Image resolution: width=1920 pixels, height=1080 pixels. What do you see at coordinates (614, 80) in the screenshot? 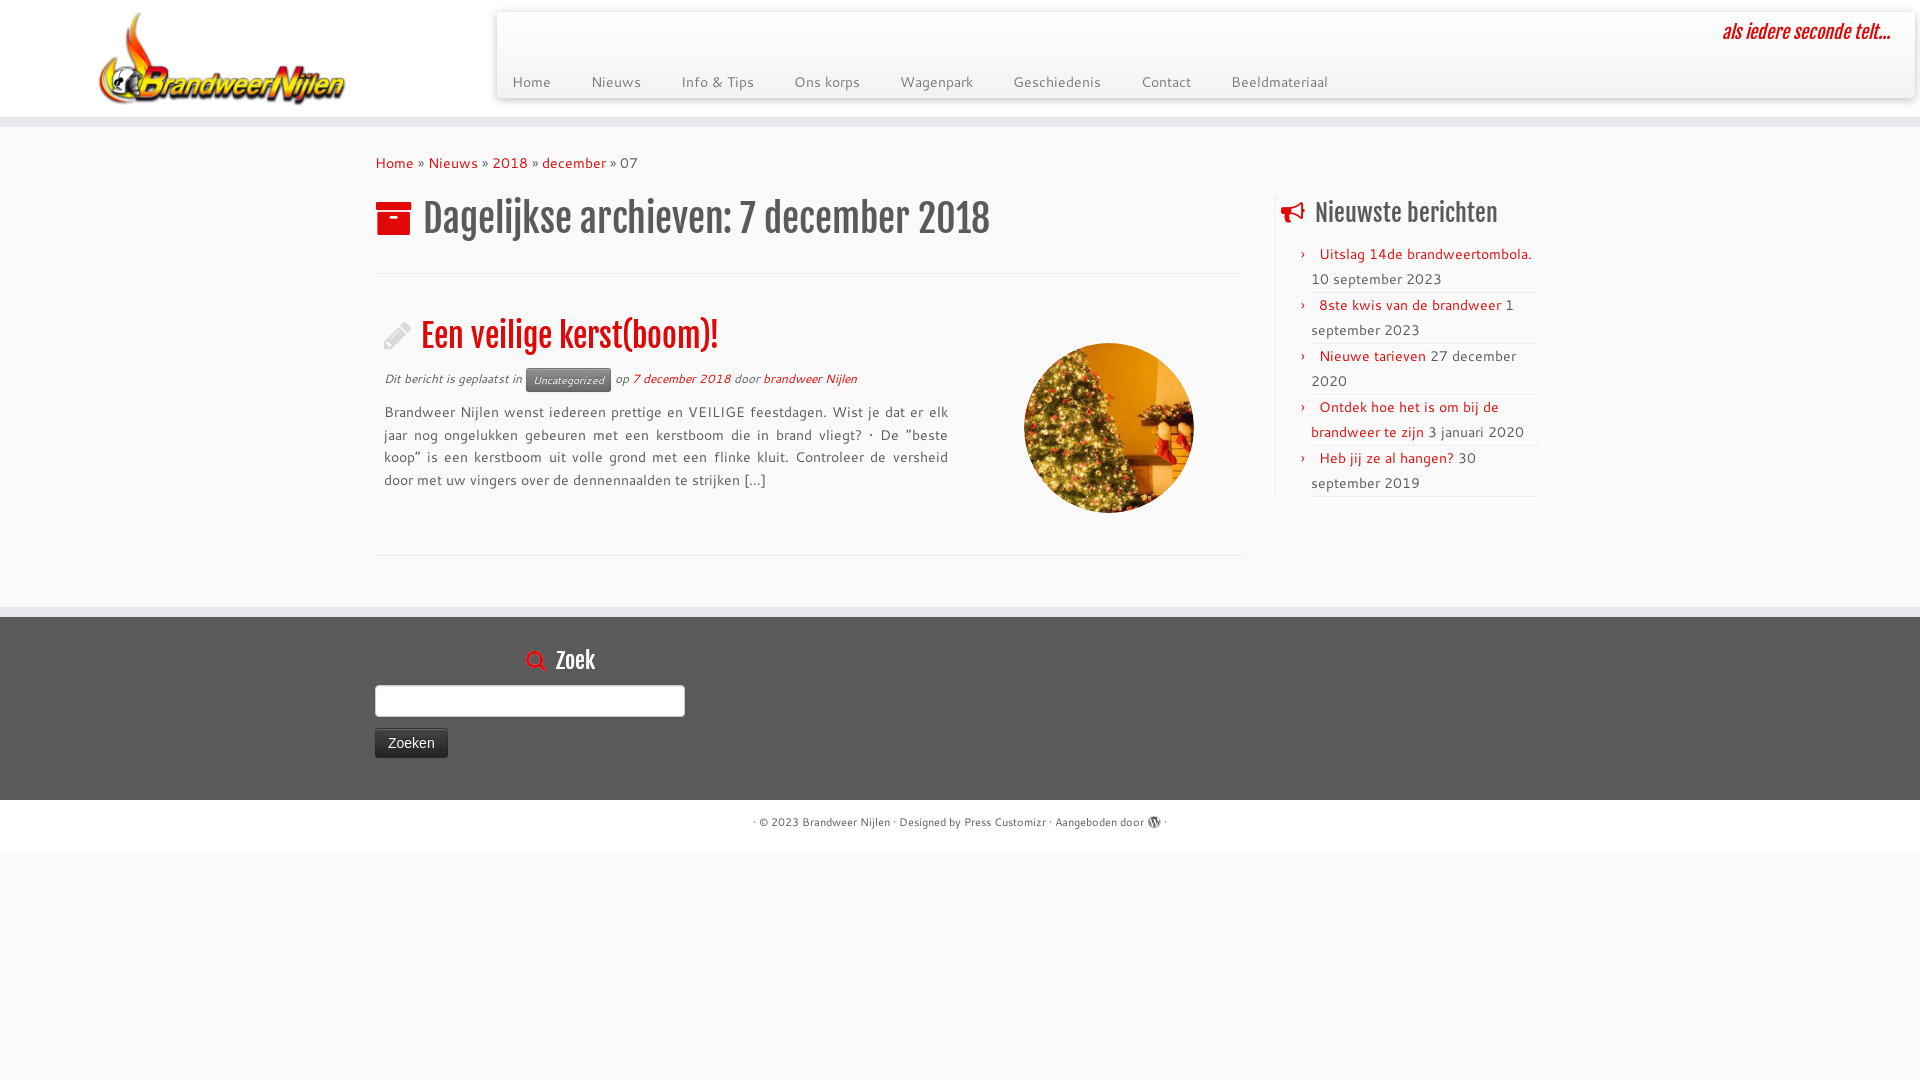
I see `'Nieuws'` at bounding box center [614, 80].